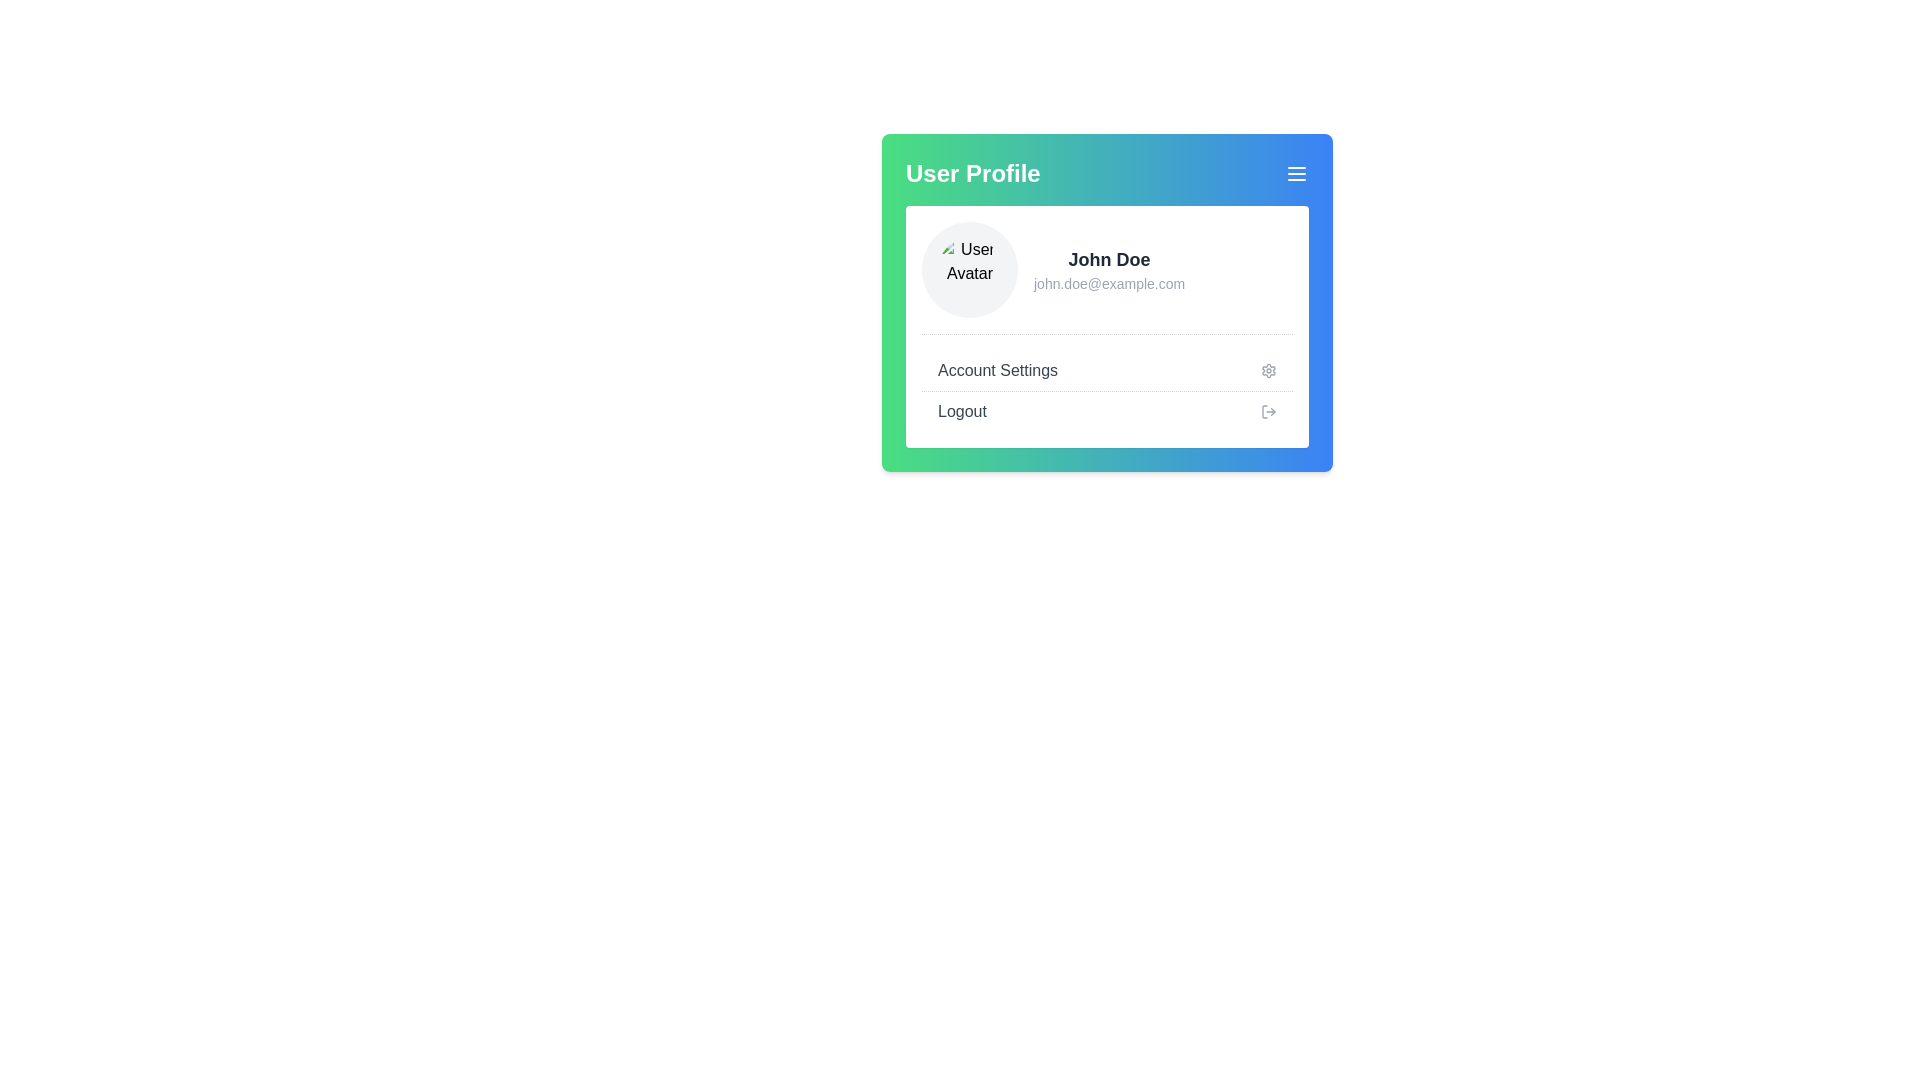 The height and width of the screenshot is (1080, 1920). I want to click on text label 'Logout' located in the user profile dropdown menu, styled in gray and positioned below 'Account Settings', so click(962, 411).